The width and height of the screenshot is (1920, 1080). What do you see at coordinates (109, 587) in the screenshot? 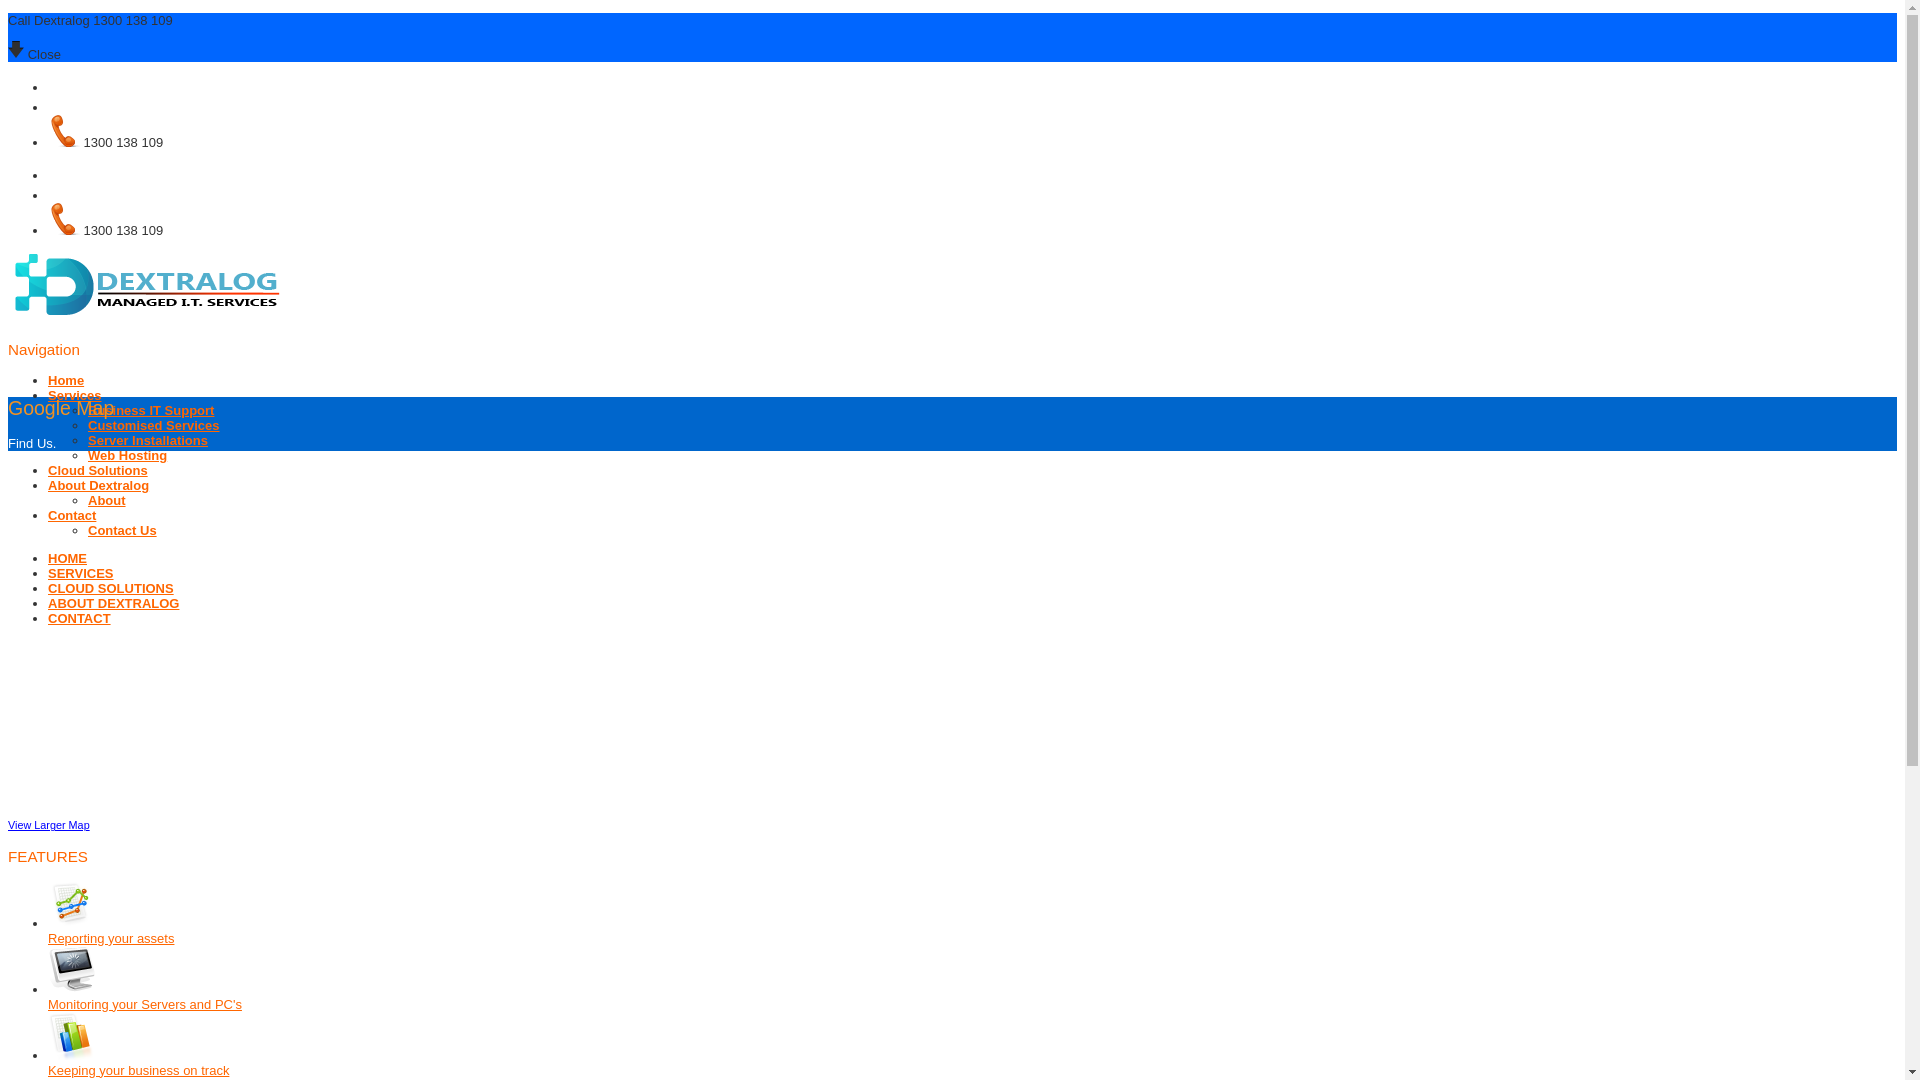
I see `'CLOUD SOLUTIONS'` at bounding box center [109, 587].